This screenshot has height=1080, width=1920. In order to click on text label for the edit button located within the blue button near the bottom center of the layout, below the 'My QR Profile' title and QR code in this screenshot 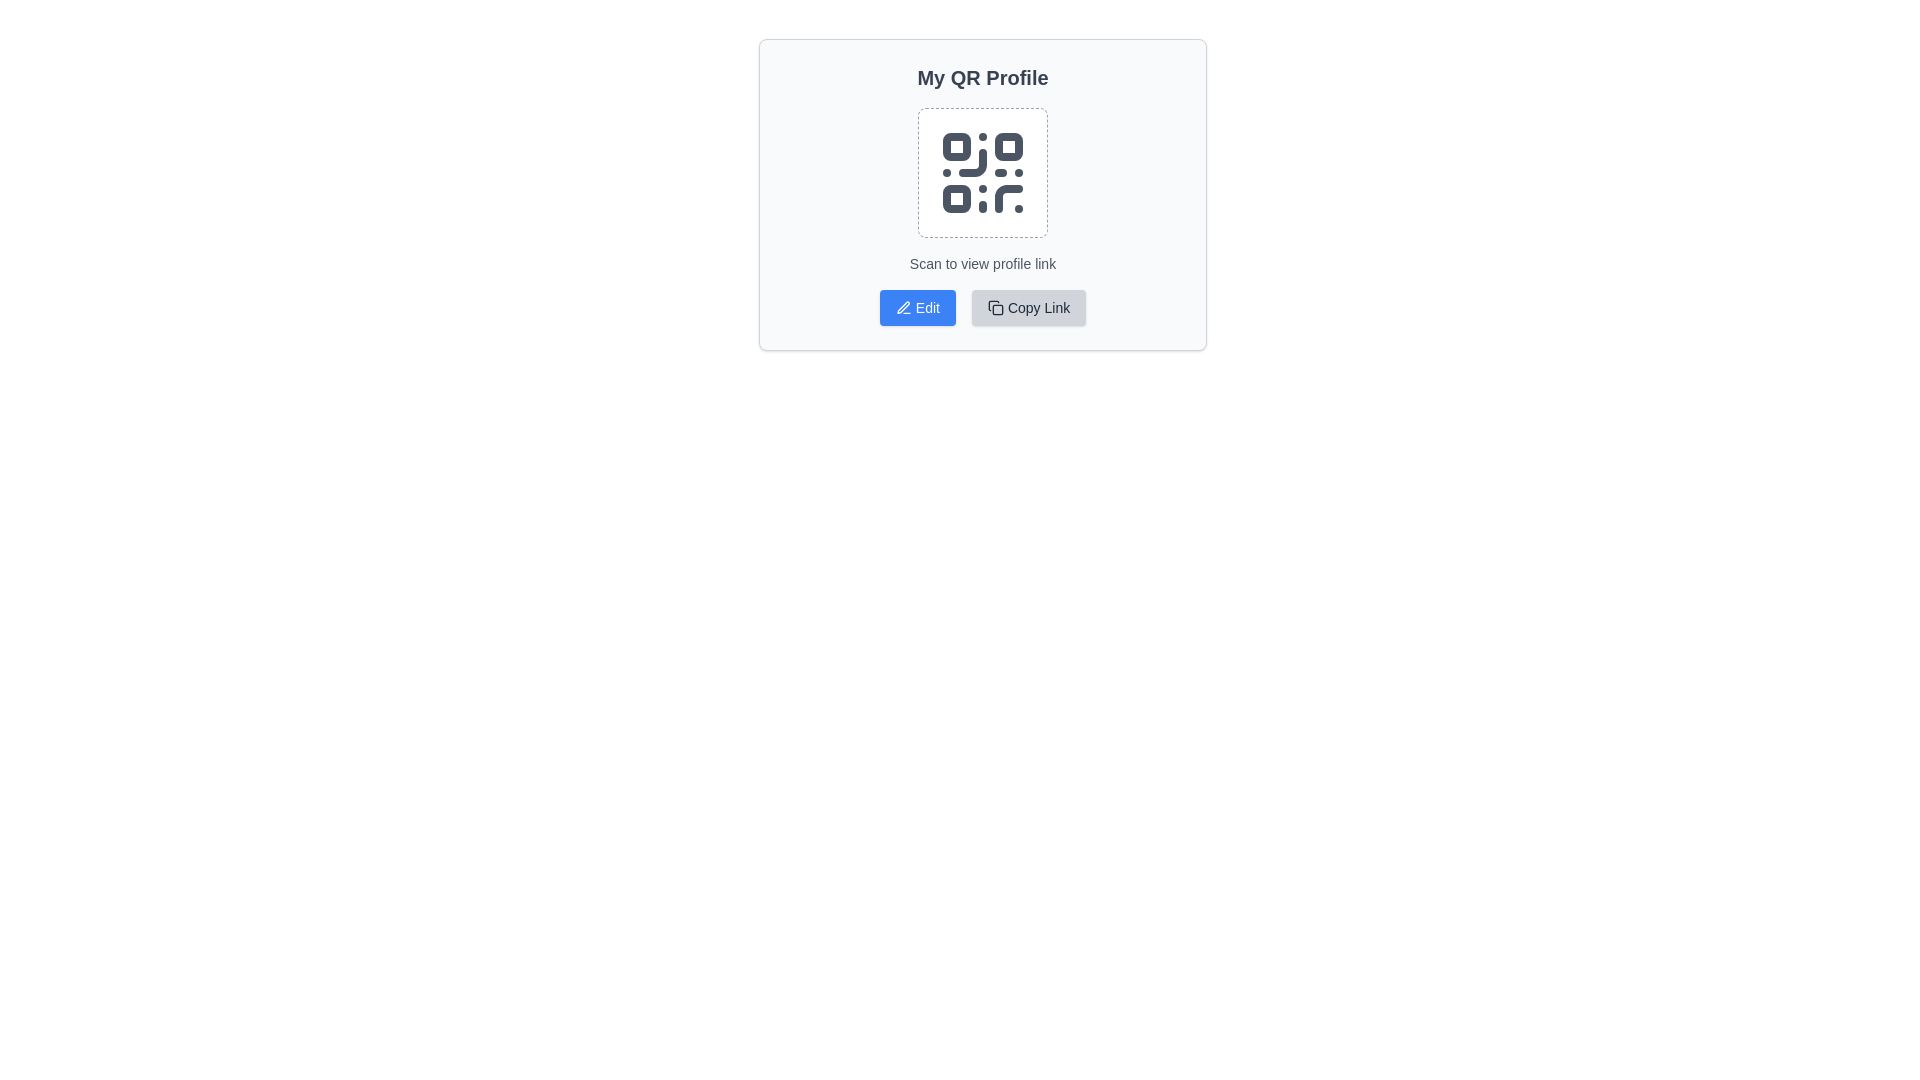, I will do `click(926, 308)`.